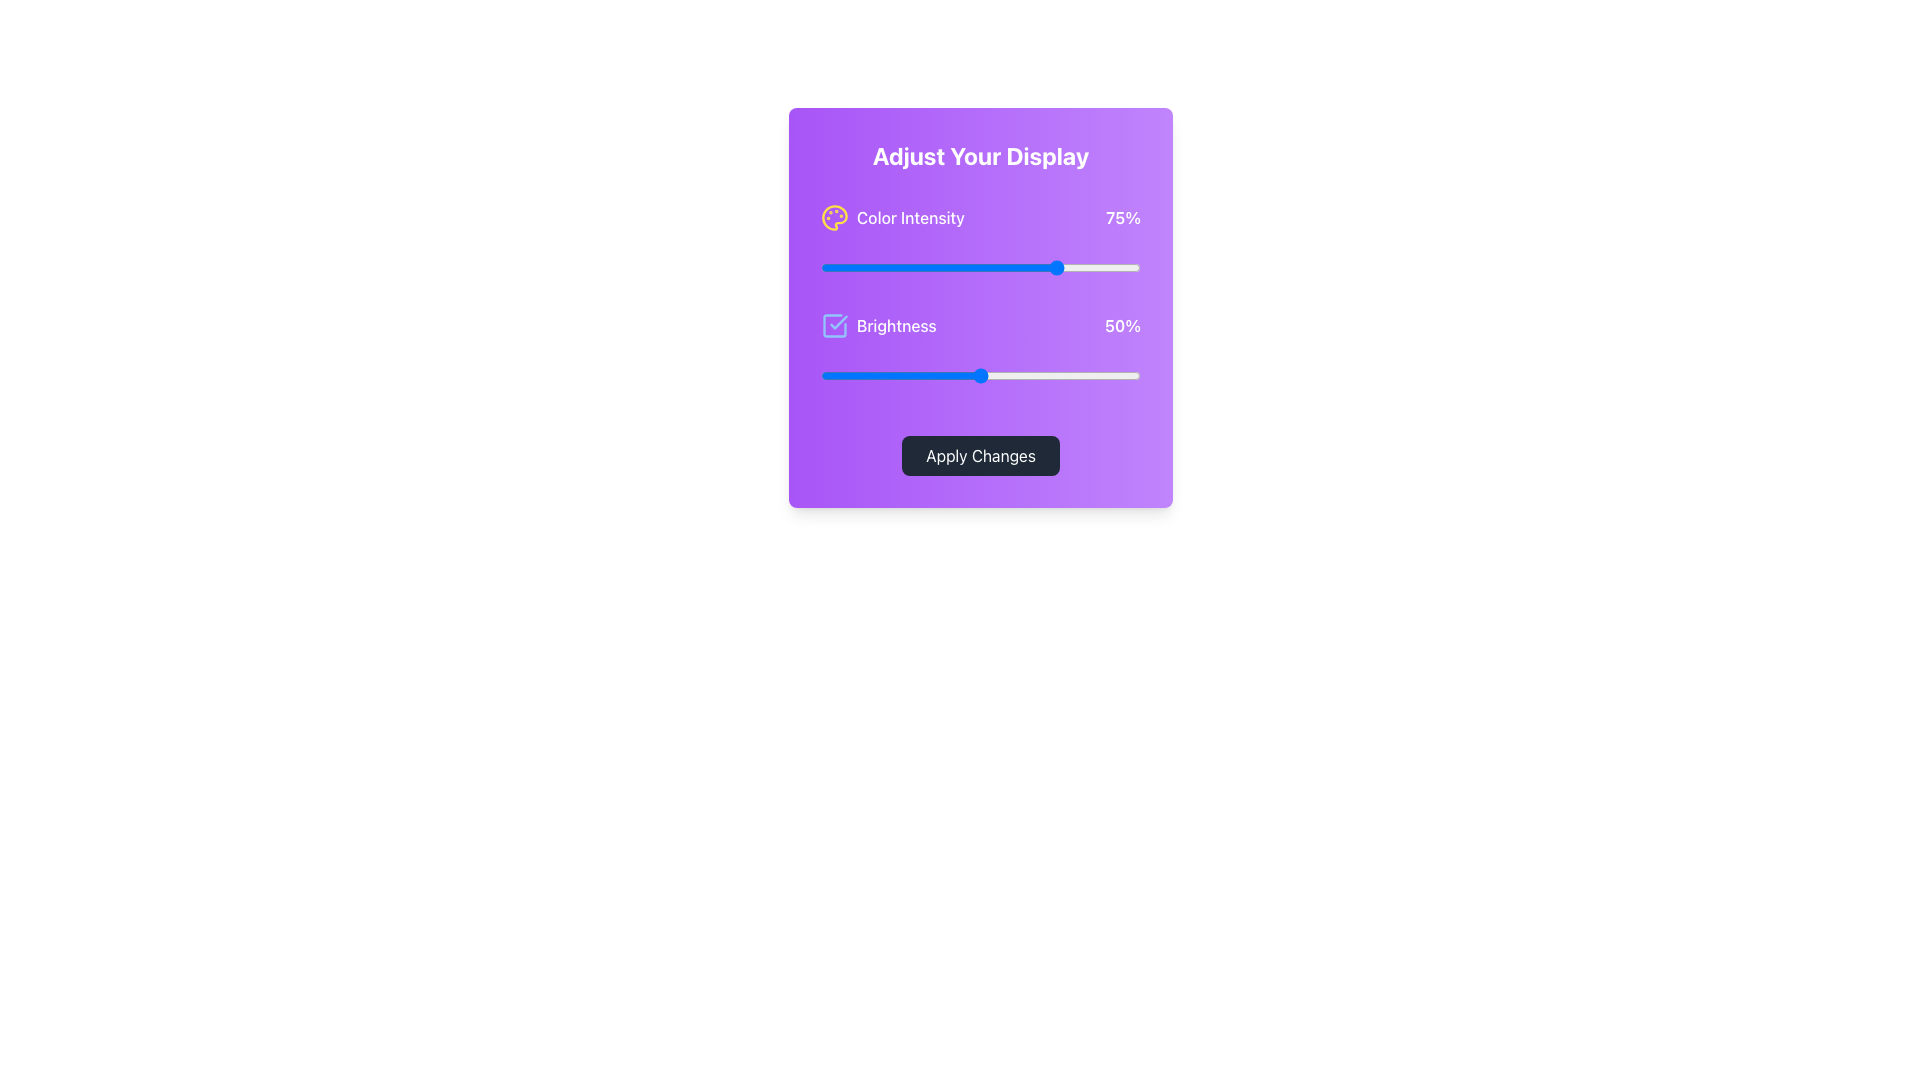 Image resolution: width=1920 pixels, height=1080 pixels. What do you see at coordinates (839, 321) in the screenshot?
I see `the blue checkmark icon located in the second row next to the 'Brightness' label` at bounding box center [839, 321].